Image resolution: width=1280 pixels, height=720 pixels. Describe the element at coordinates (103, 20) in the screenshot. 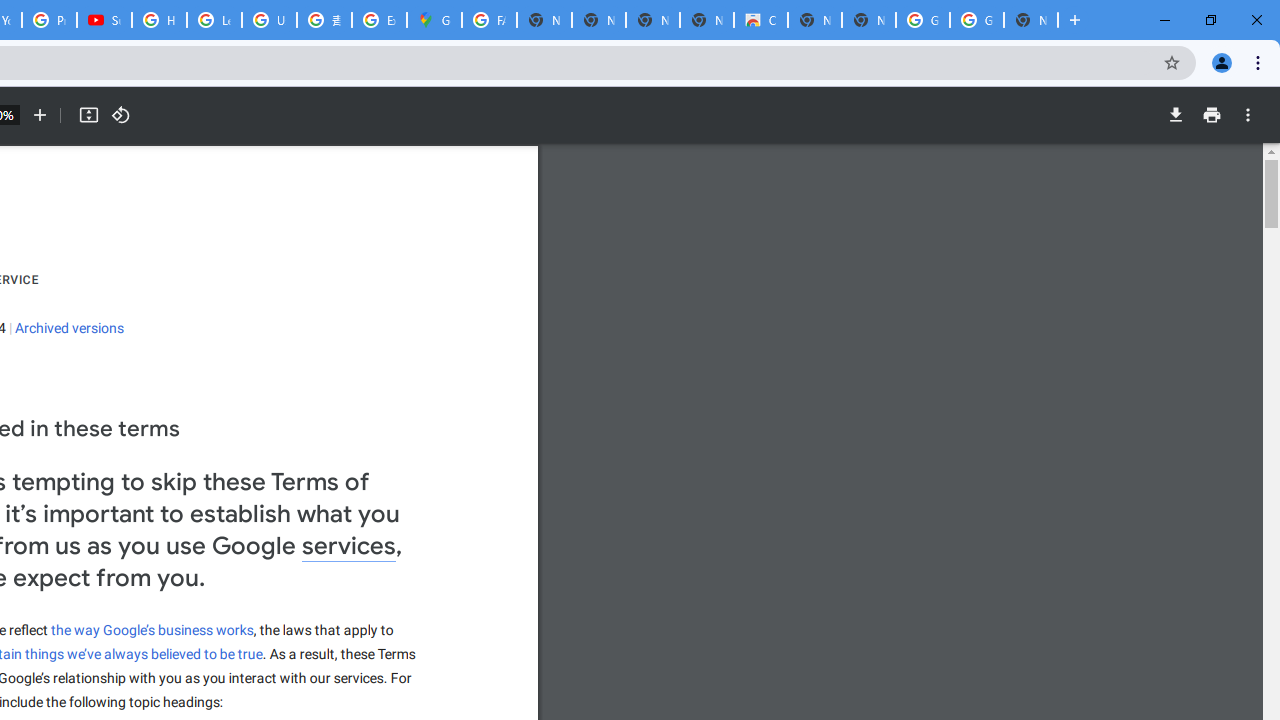

I see `'Subscriptions - YouTube'` at that location.